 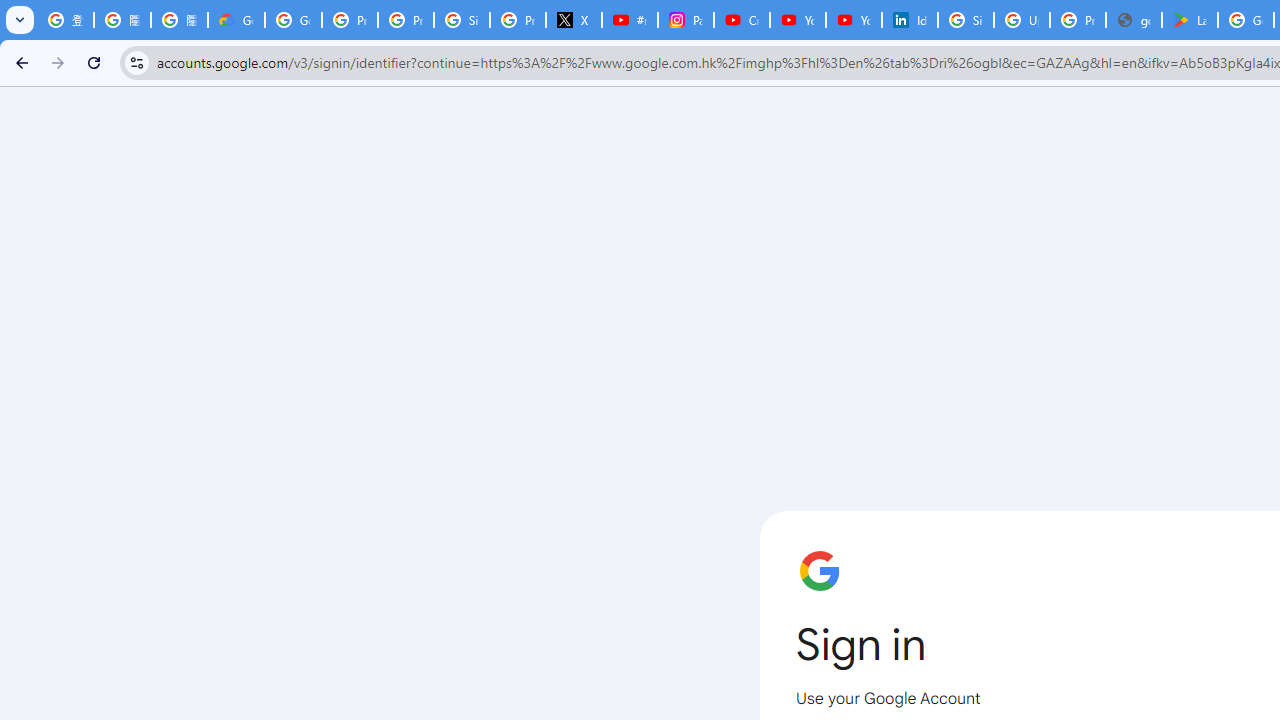 What do you see at coordinates (909, 20) in the screenshot?
I see `'Identity verification via Persona | LinkedIn Help'` at bounding box center [909, 20].